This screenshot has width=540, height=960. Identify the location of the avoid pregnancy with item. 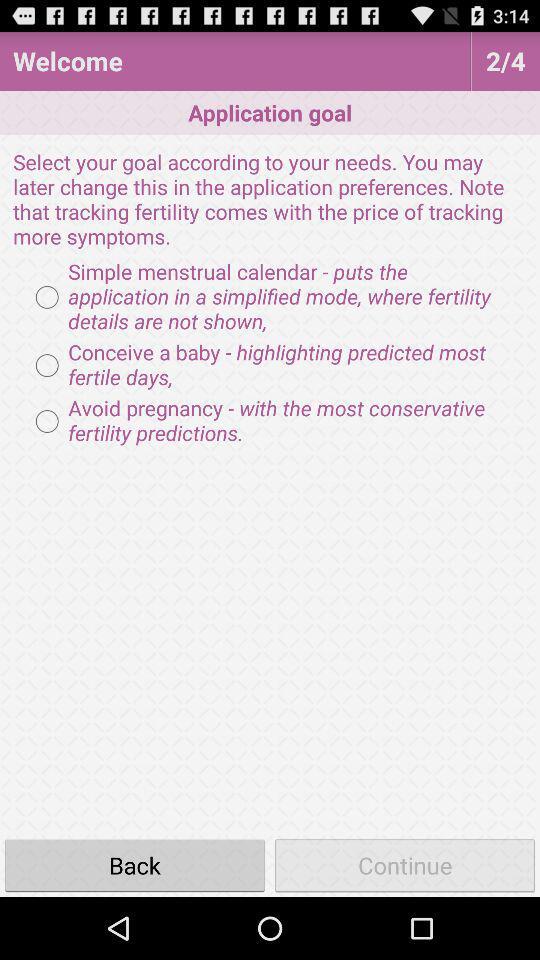
(270, 421).